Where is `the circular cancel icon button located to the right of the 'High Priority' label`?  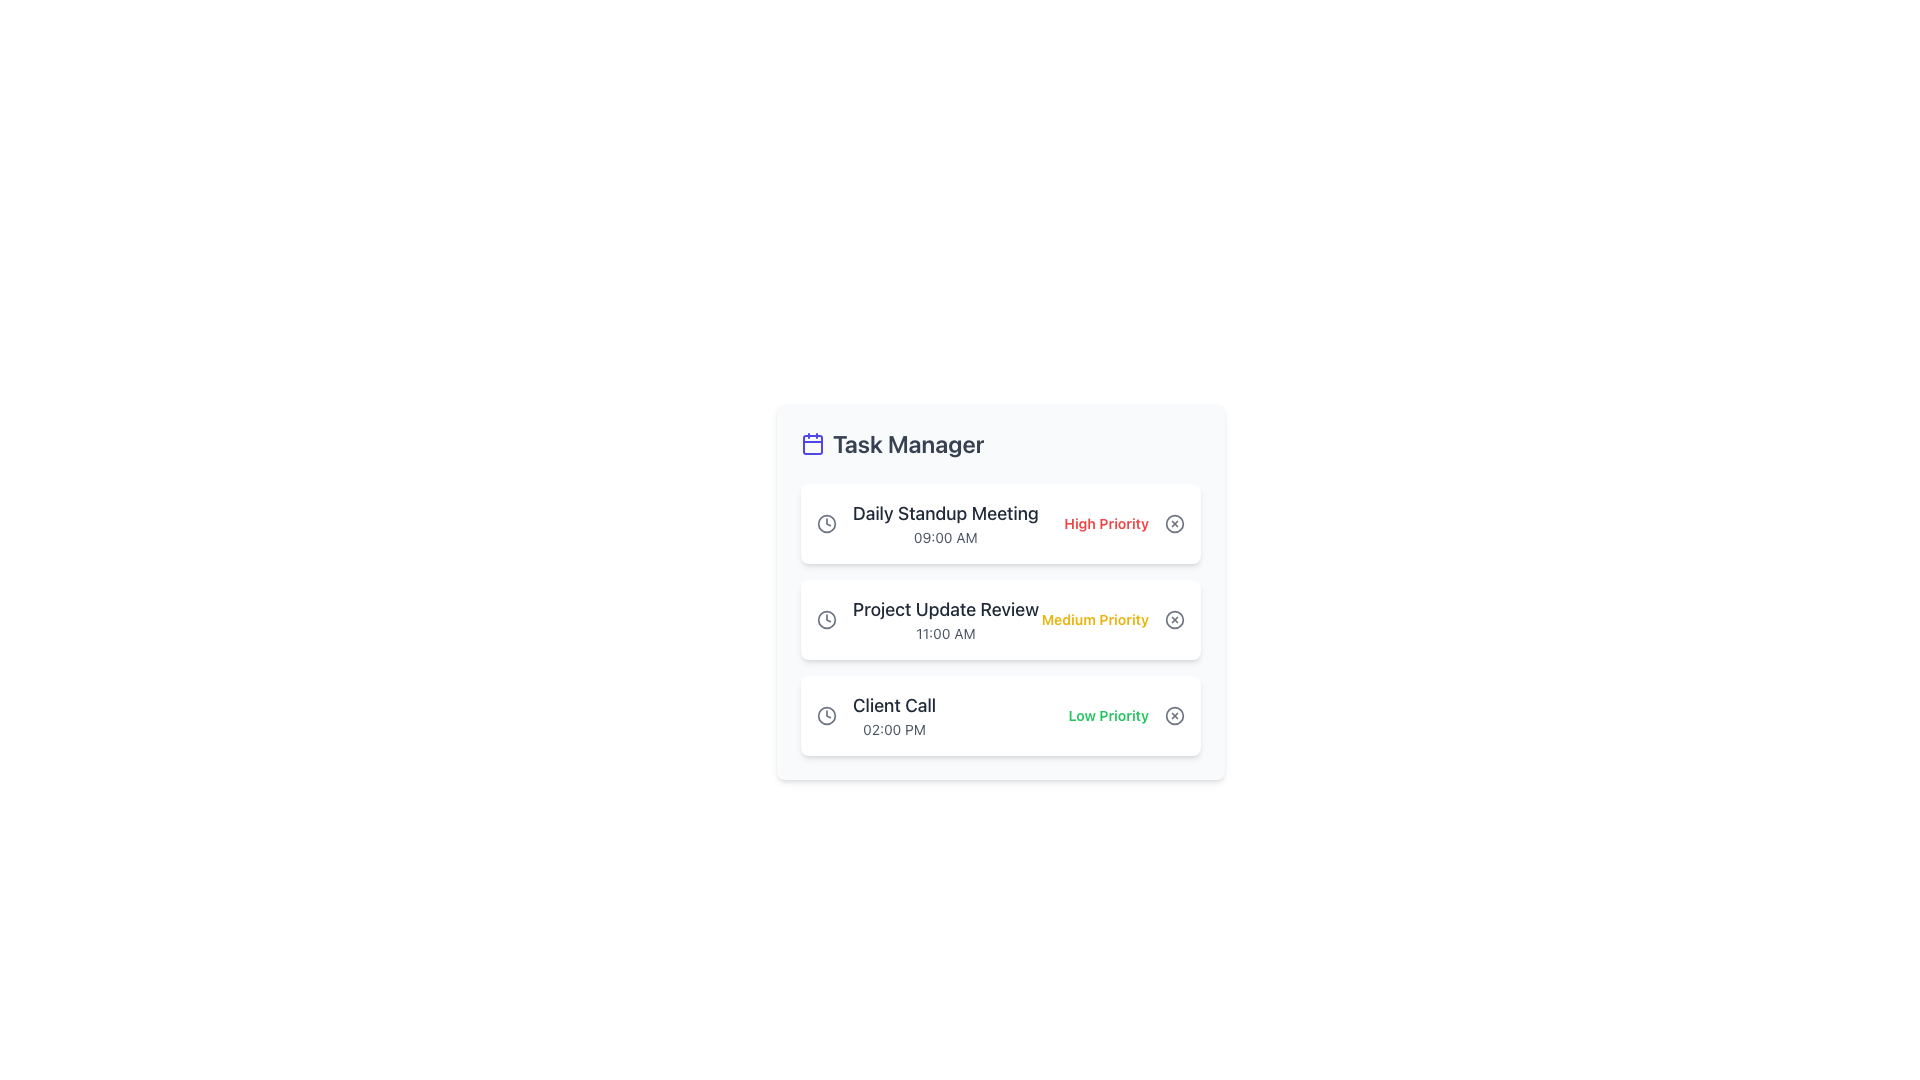
the circular cancel icon button located to the right of the 'High Priority' label is located at coordinates (1175, 523).